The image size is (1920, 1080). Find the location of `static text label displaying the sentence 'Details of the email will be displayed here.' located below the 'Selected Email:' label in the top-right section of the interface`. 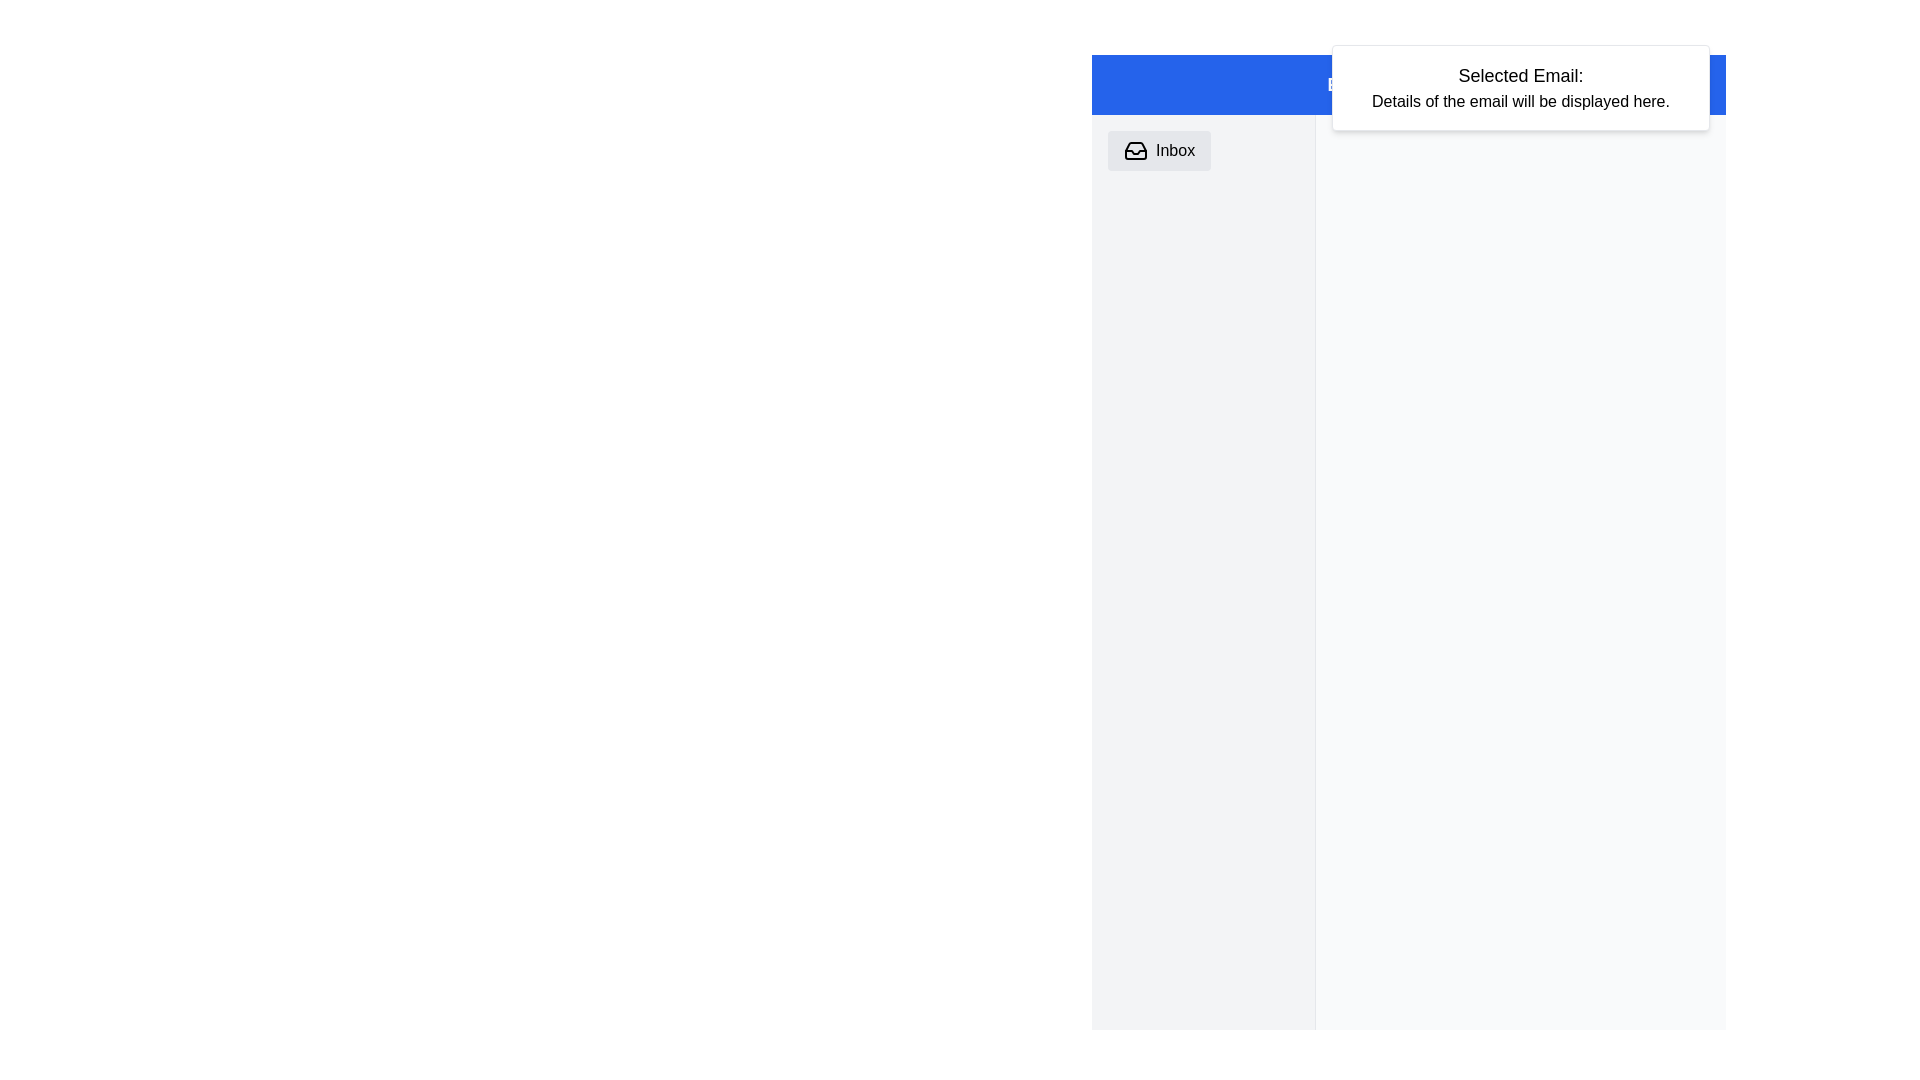

static text label displaying the sentence 'Details of the email will be displayed here.' located below the 'Selected Email:' label in the top-right section of the interface is located at coordinates (1520, 101).